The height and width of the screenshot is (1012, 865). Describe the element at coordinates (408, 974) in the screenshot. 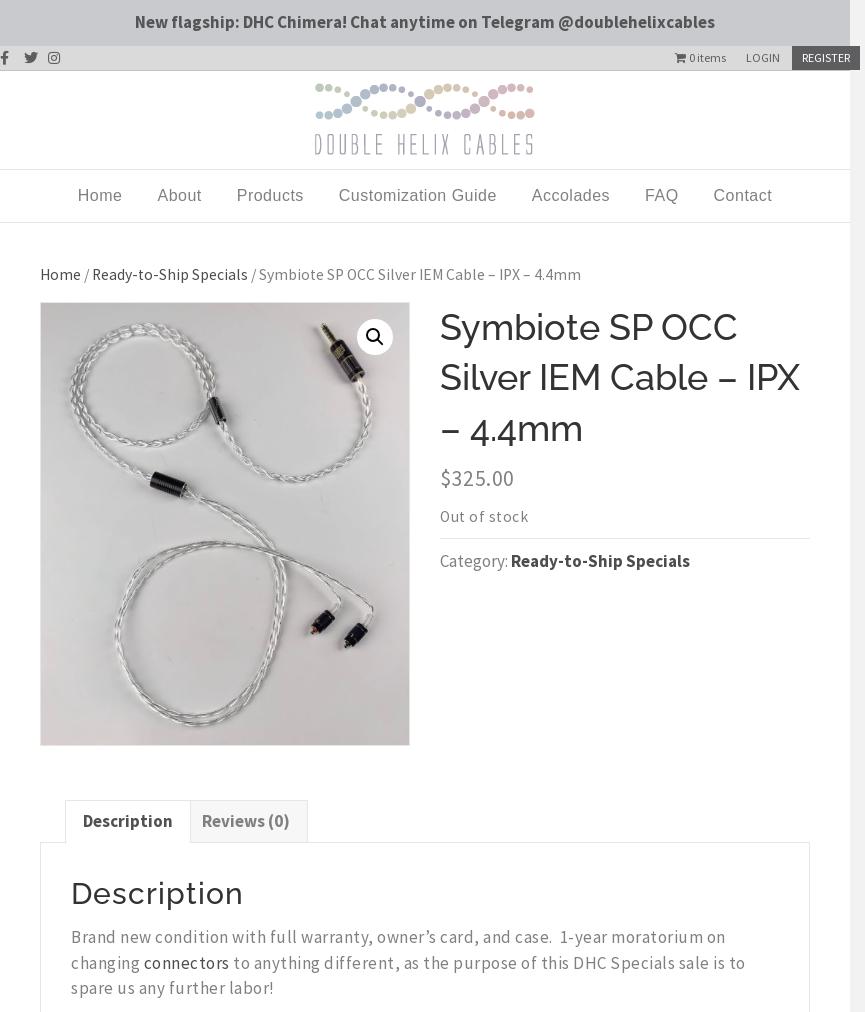

I see `'to anything different, as the purpose of this DHC Specials sale is to spare us any further labor!'` at that location.